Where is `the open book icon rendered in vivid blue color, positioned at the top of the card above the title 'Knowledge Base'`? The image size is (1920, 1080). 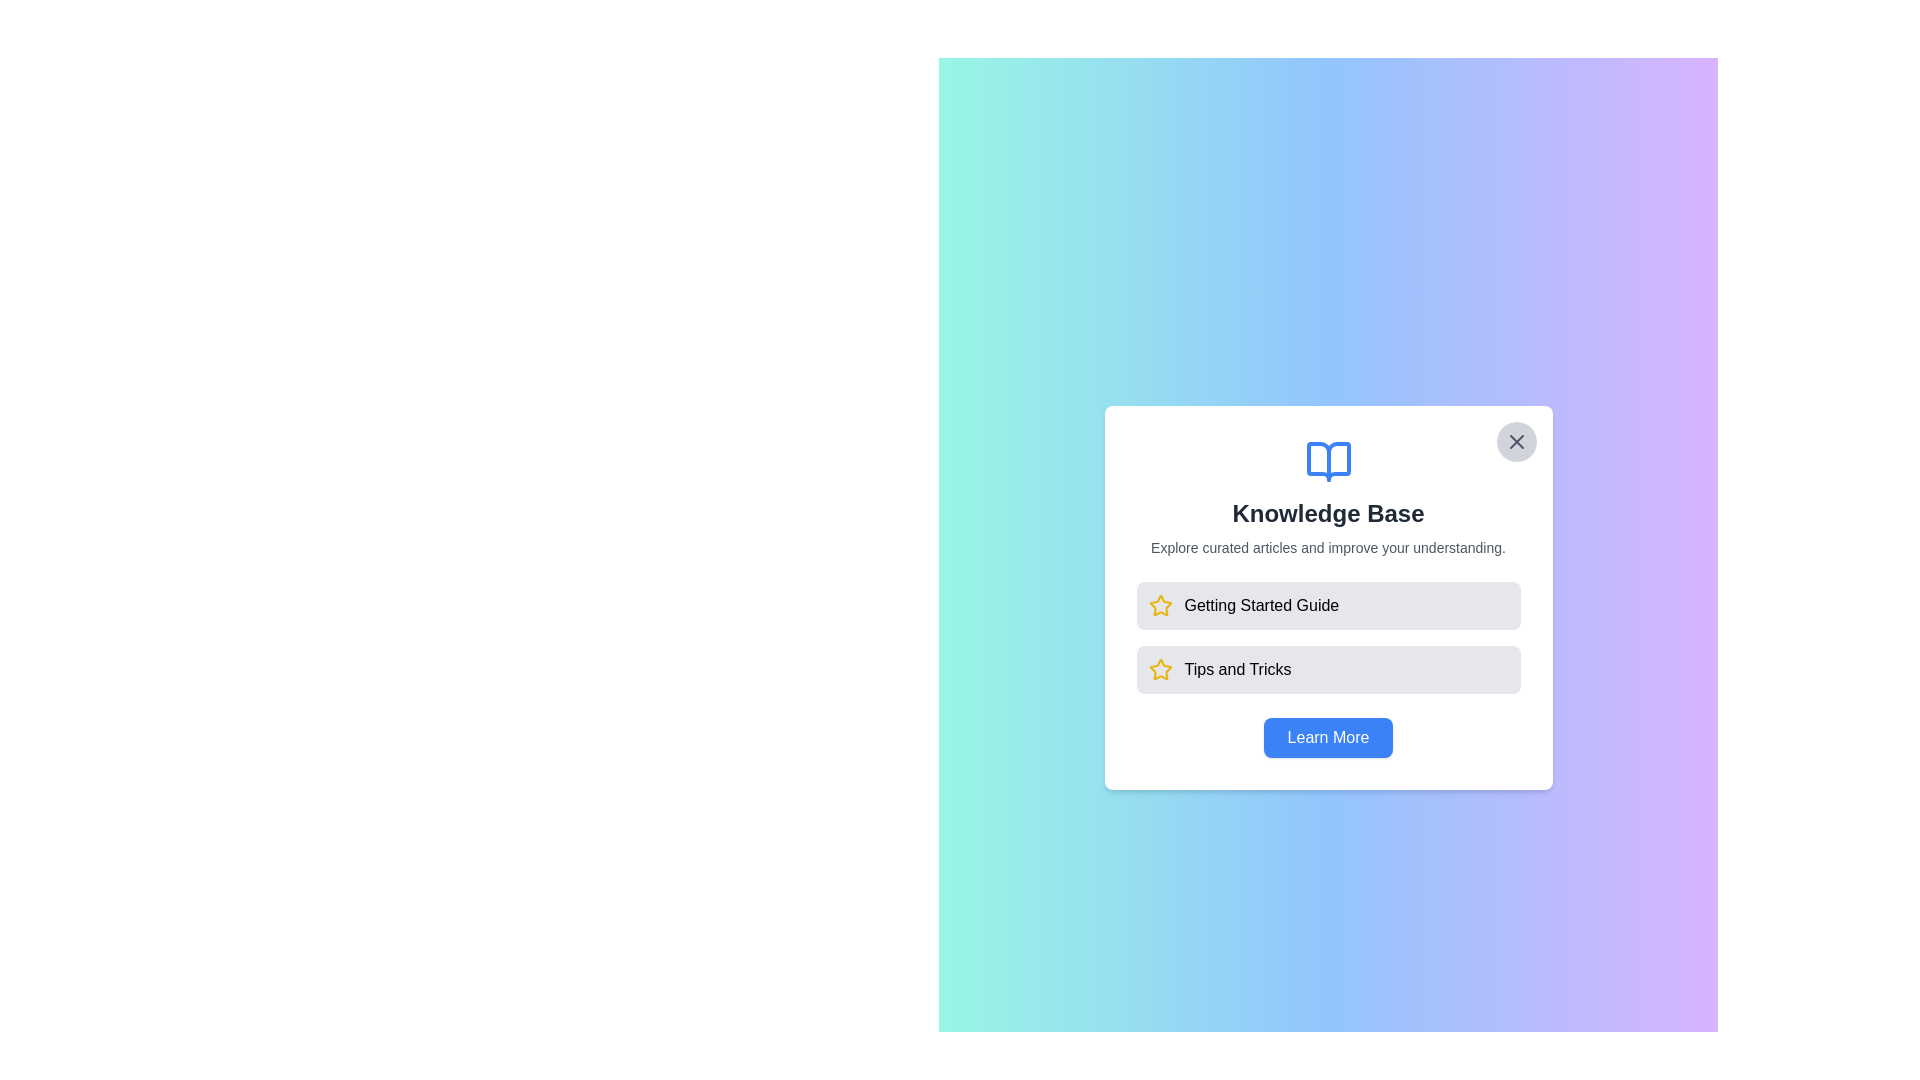
the open book icon rendered in vivid blue color, positioned at the top of the card above the title 'Knowledge Base' is located at coordinates (1328, 462).